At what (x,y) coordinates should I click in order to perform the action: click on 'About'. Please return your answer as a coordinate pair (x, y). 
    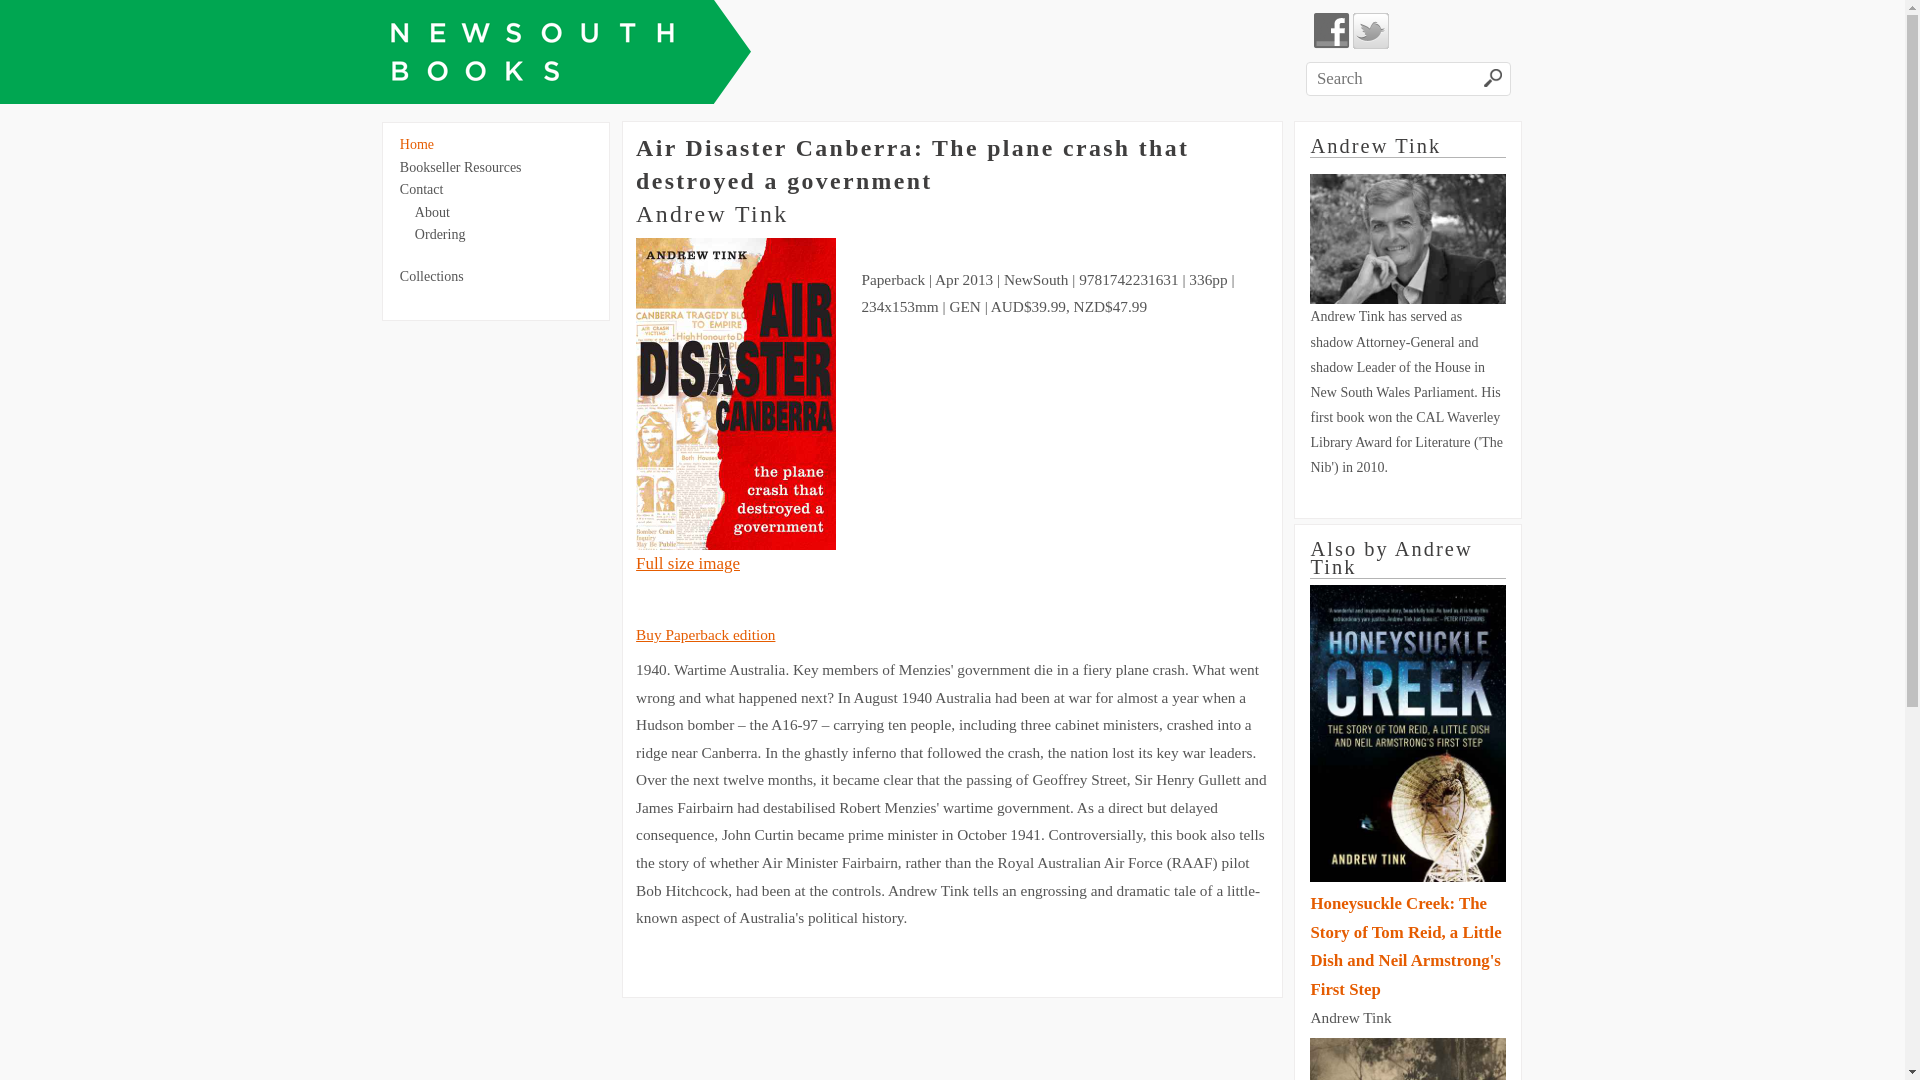
    Looking at the image, I should click on (431, 212).